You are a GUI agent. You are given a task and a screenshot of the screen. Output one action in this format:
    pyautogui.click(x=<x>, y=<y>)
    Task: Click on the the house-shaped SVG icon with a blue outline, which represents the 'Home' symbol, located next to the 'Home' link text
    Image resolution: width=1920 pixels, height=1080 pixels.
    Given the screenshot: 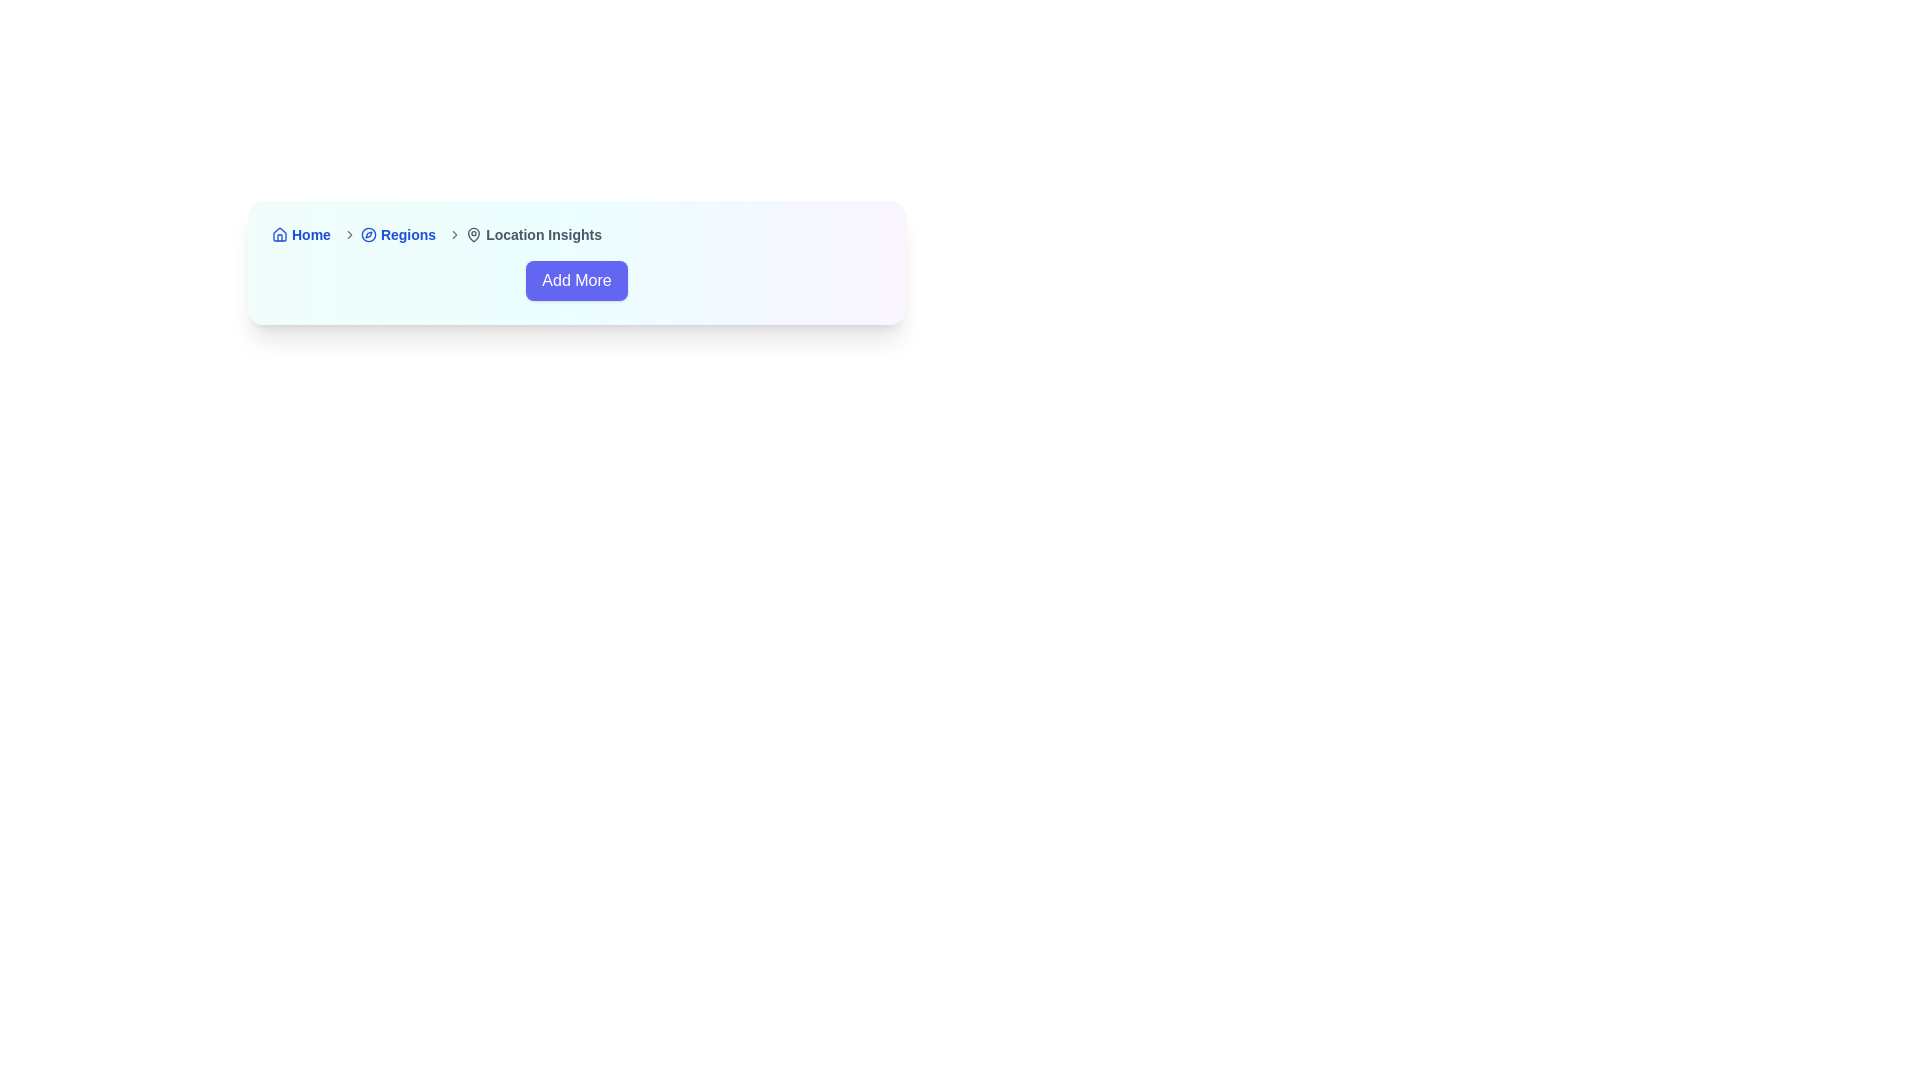 What is the action you would take?
    pyautogui.click(x=278, y=234)
    